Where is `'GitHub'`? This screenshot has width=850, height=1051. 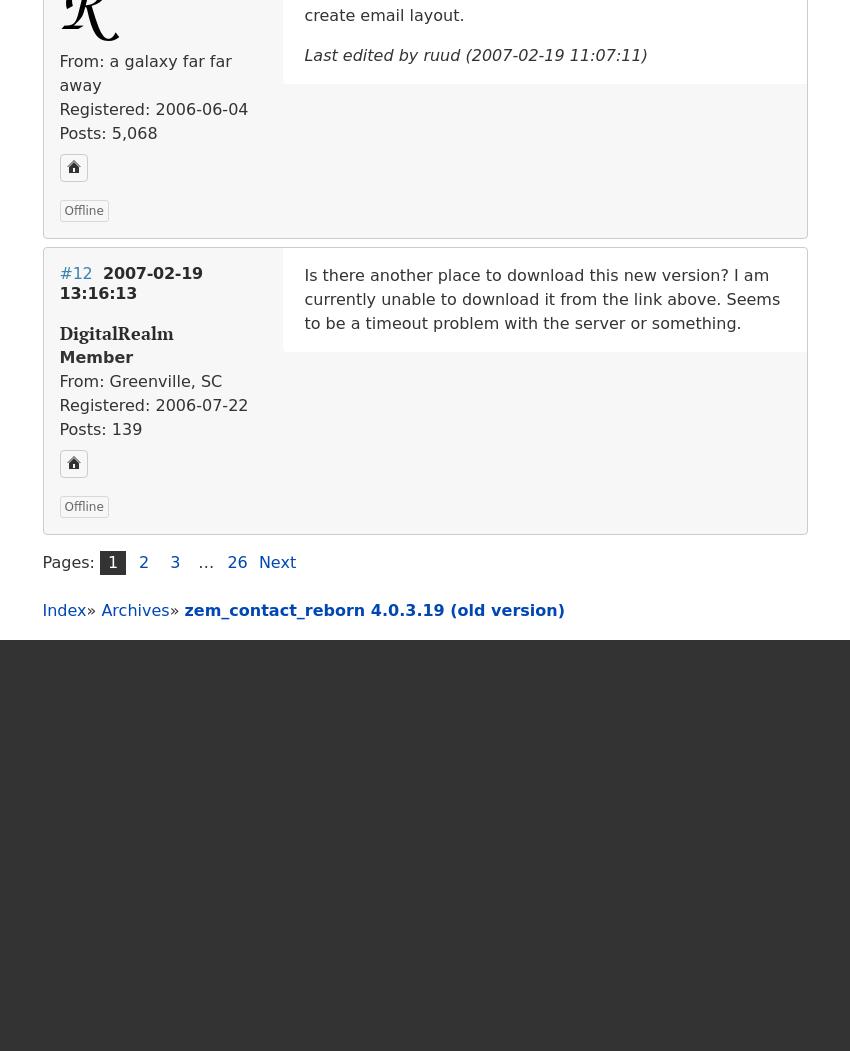 'GitHub' is located at coordinates (103, 707).